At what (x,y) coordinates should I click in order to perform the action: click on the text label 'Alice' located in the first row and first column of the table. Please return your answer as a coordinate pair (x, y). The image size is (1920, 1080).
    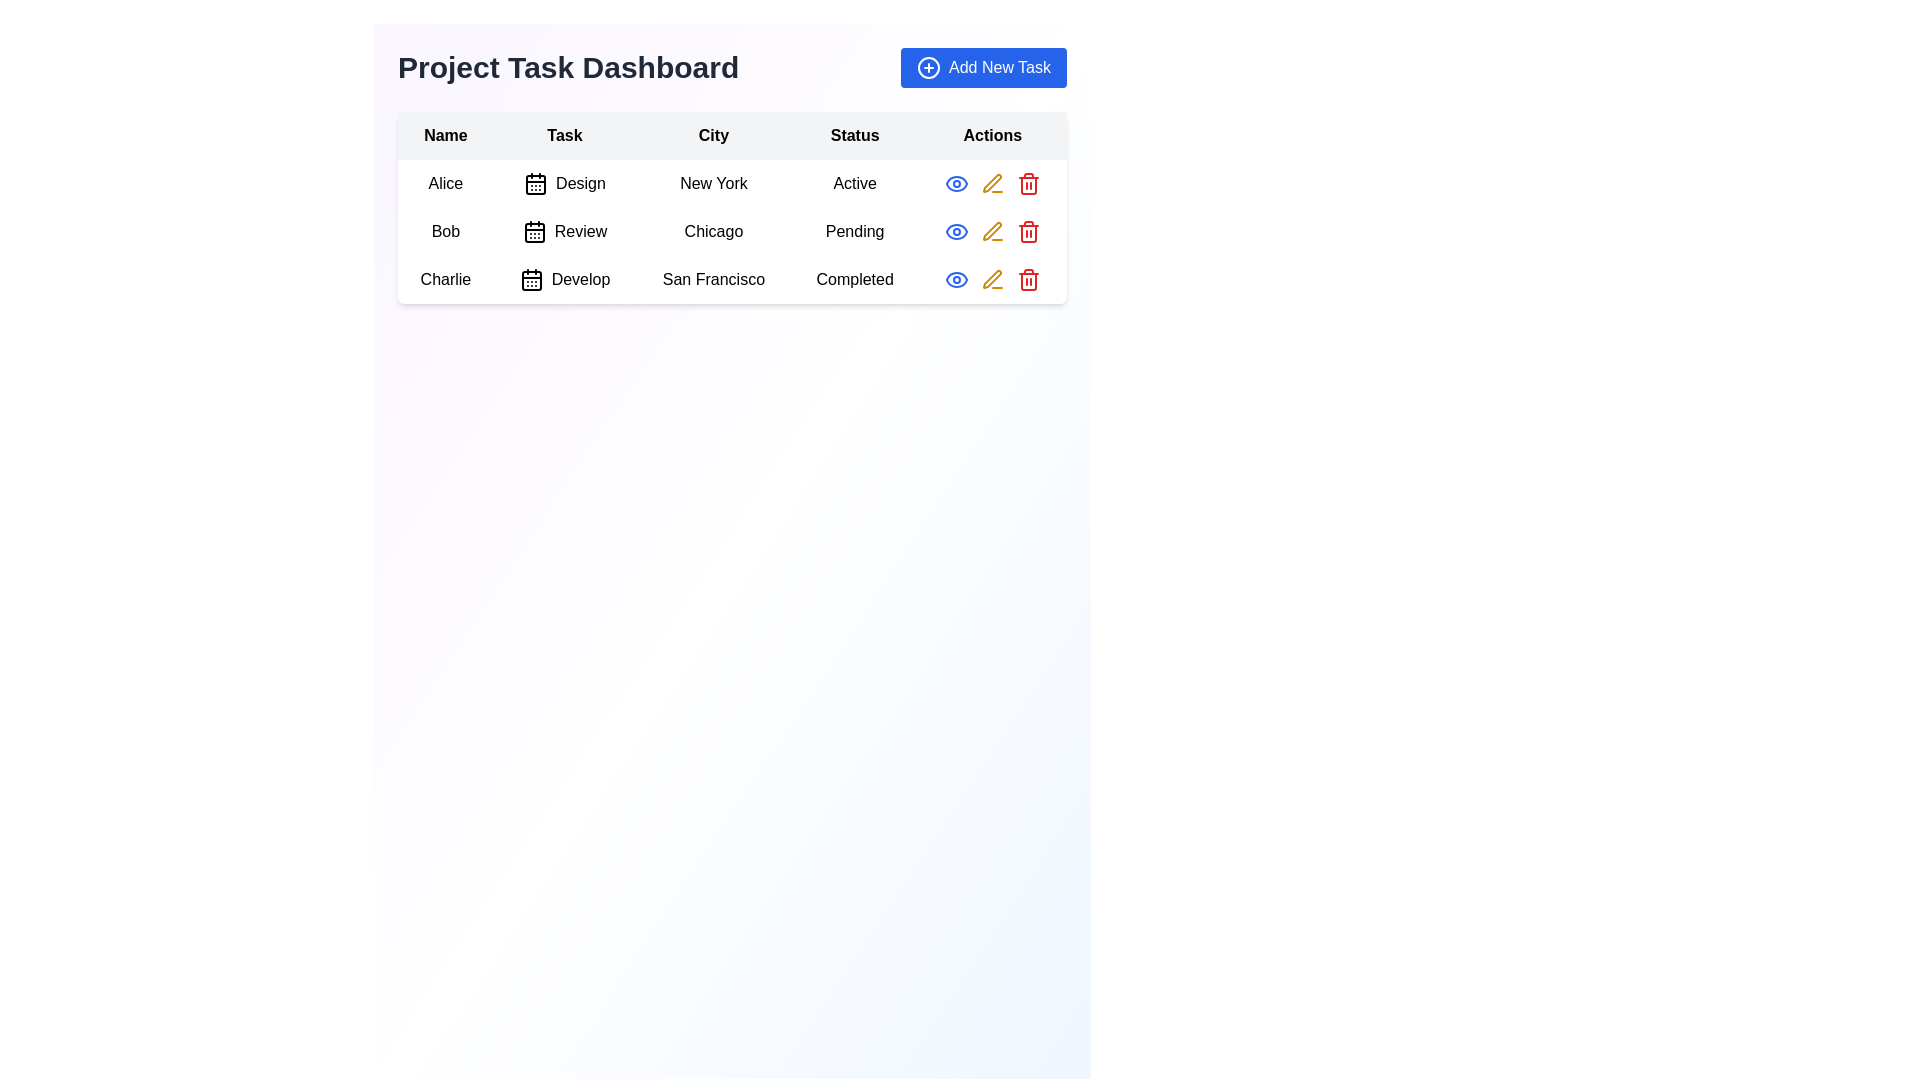
    Looking at the image, I should click on (445, 184).